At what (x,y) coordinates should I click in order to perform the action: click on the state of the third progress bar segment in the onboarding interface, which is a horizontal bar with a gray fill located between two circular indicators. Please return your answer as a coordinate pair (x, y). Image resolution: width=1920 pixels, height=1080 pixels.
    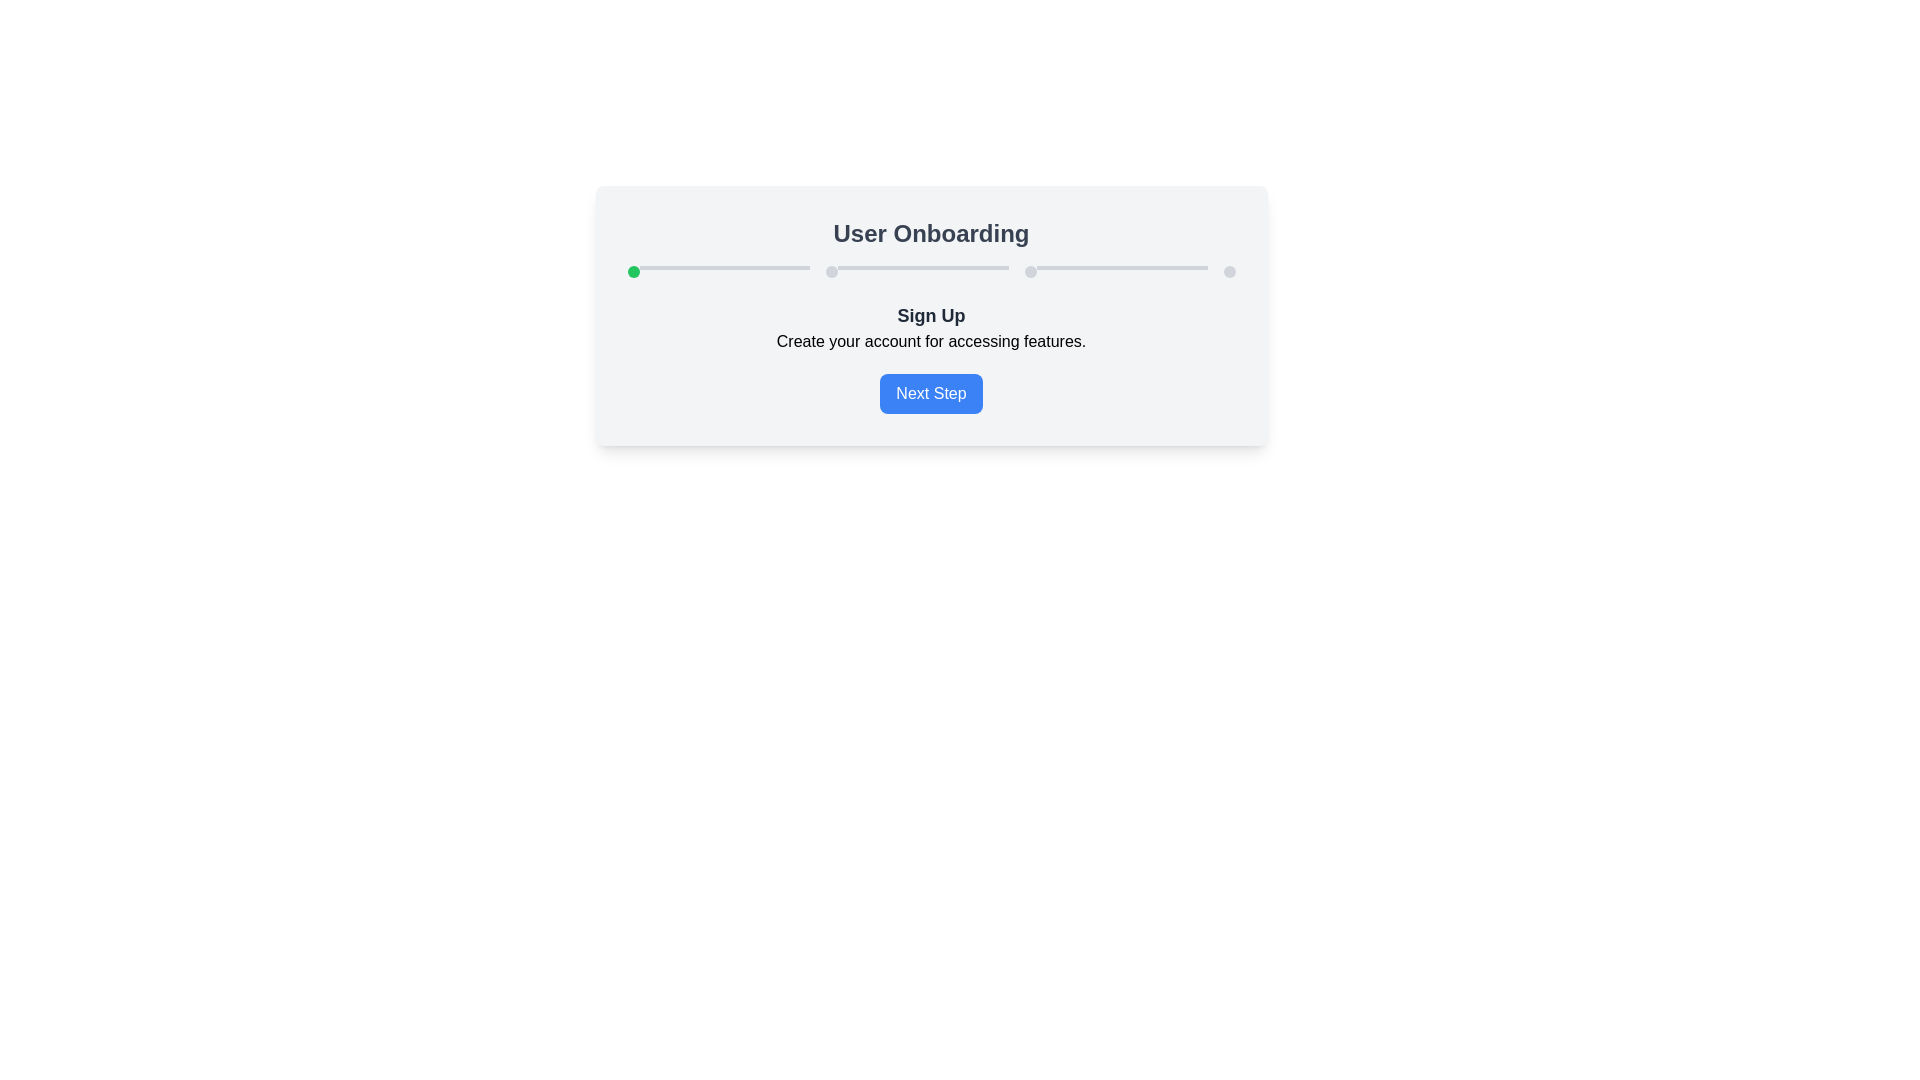
    Looking at the image, I should click on (1122, 266).